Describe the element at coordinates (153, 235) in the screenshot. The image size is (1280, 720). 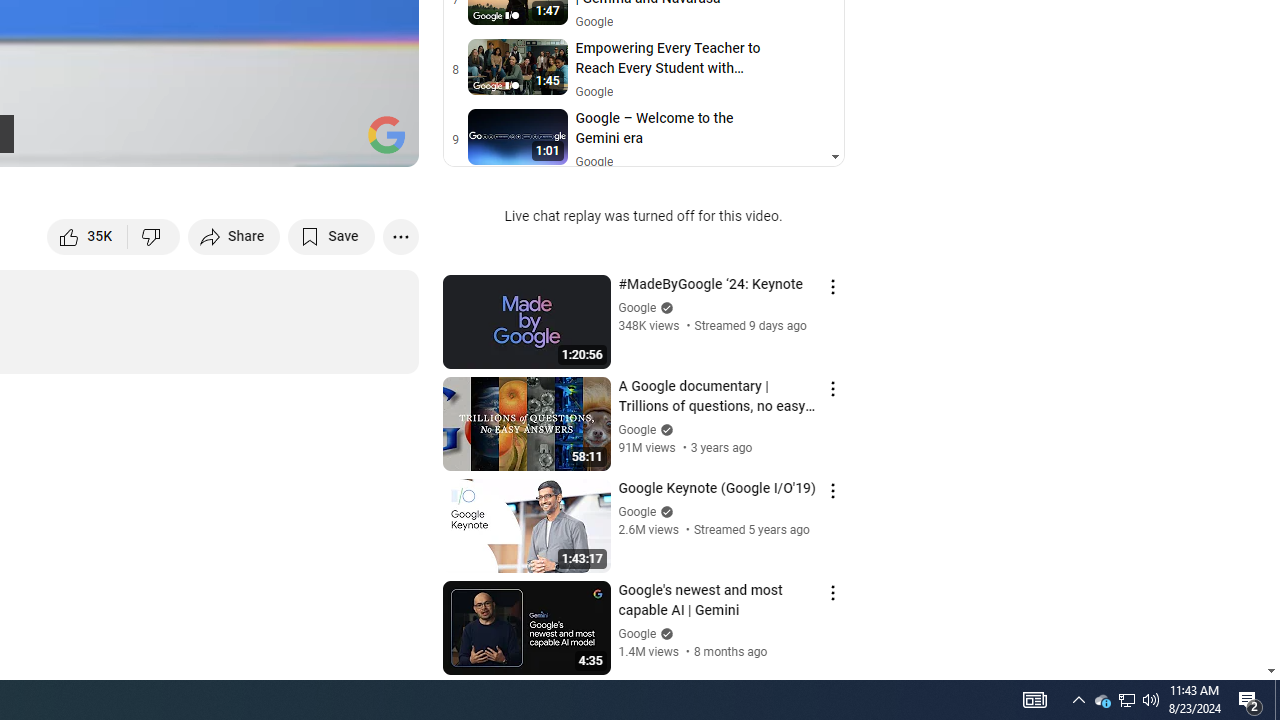
I see `'Dislike this video'` at that location.